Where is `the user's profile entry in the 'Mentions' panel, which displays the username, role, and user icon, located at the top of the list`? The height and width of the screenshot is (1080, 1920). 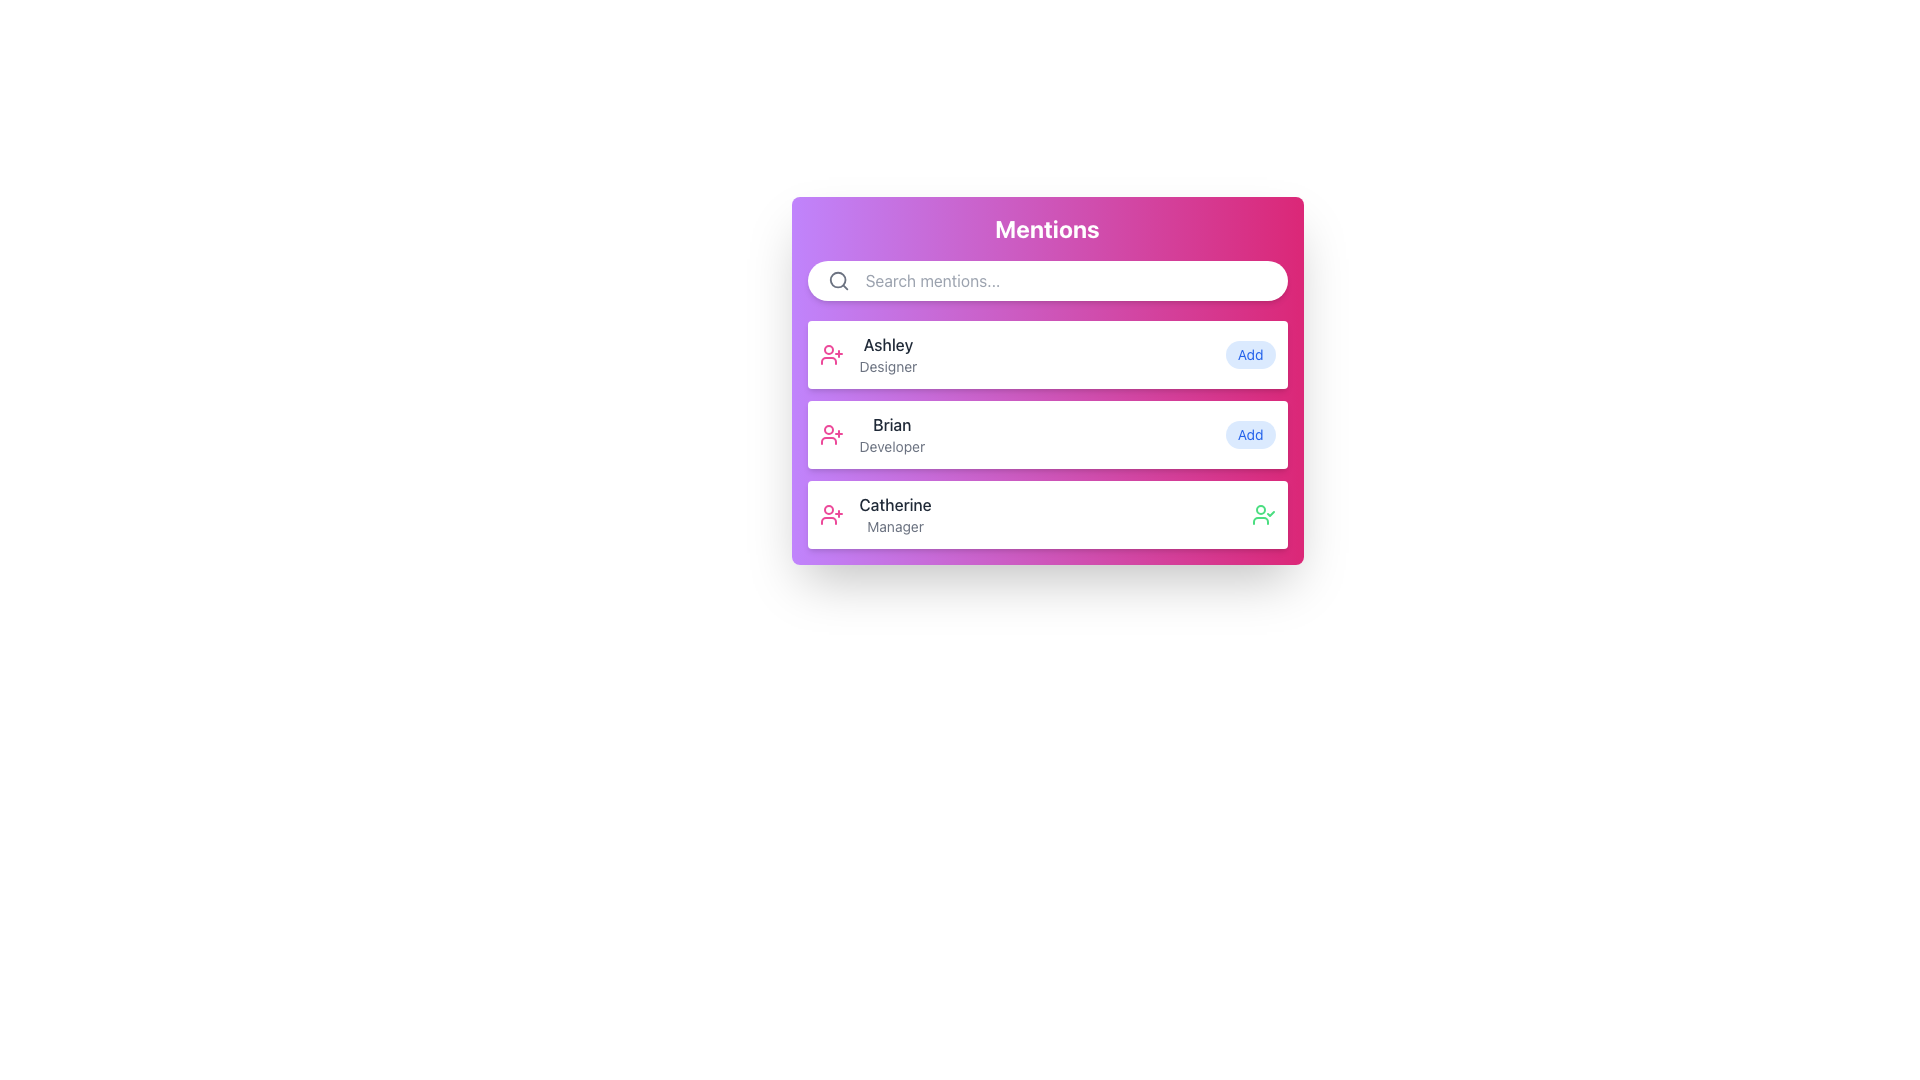
the user's profile entry in the 'Mentions' panel, which displays the username, role, and user icon, located at the top of the list is located at coordinates (868, 353).